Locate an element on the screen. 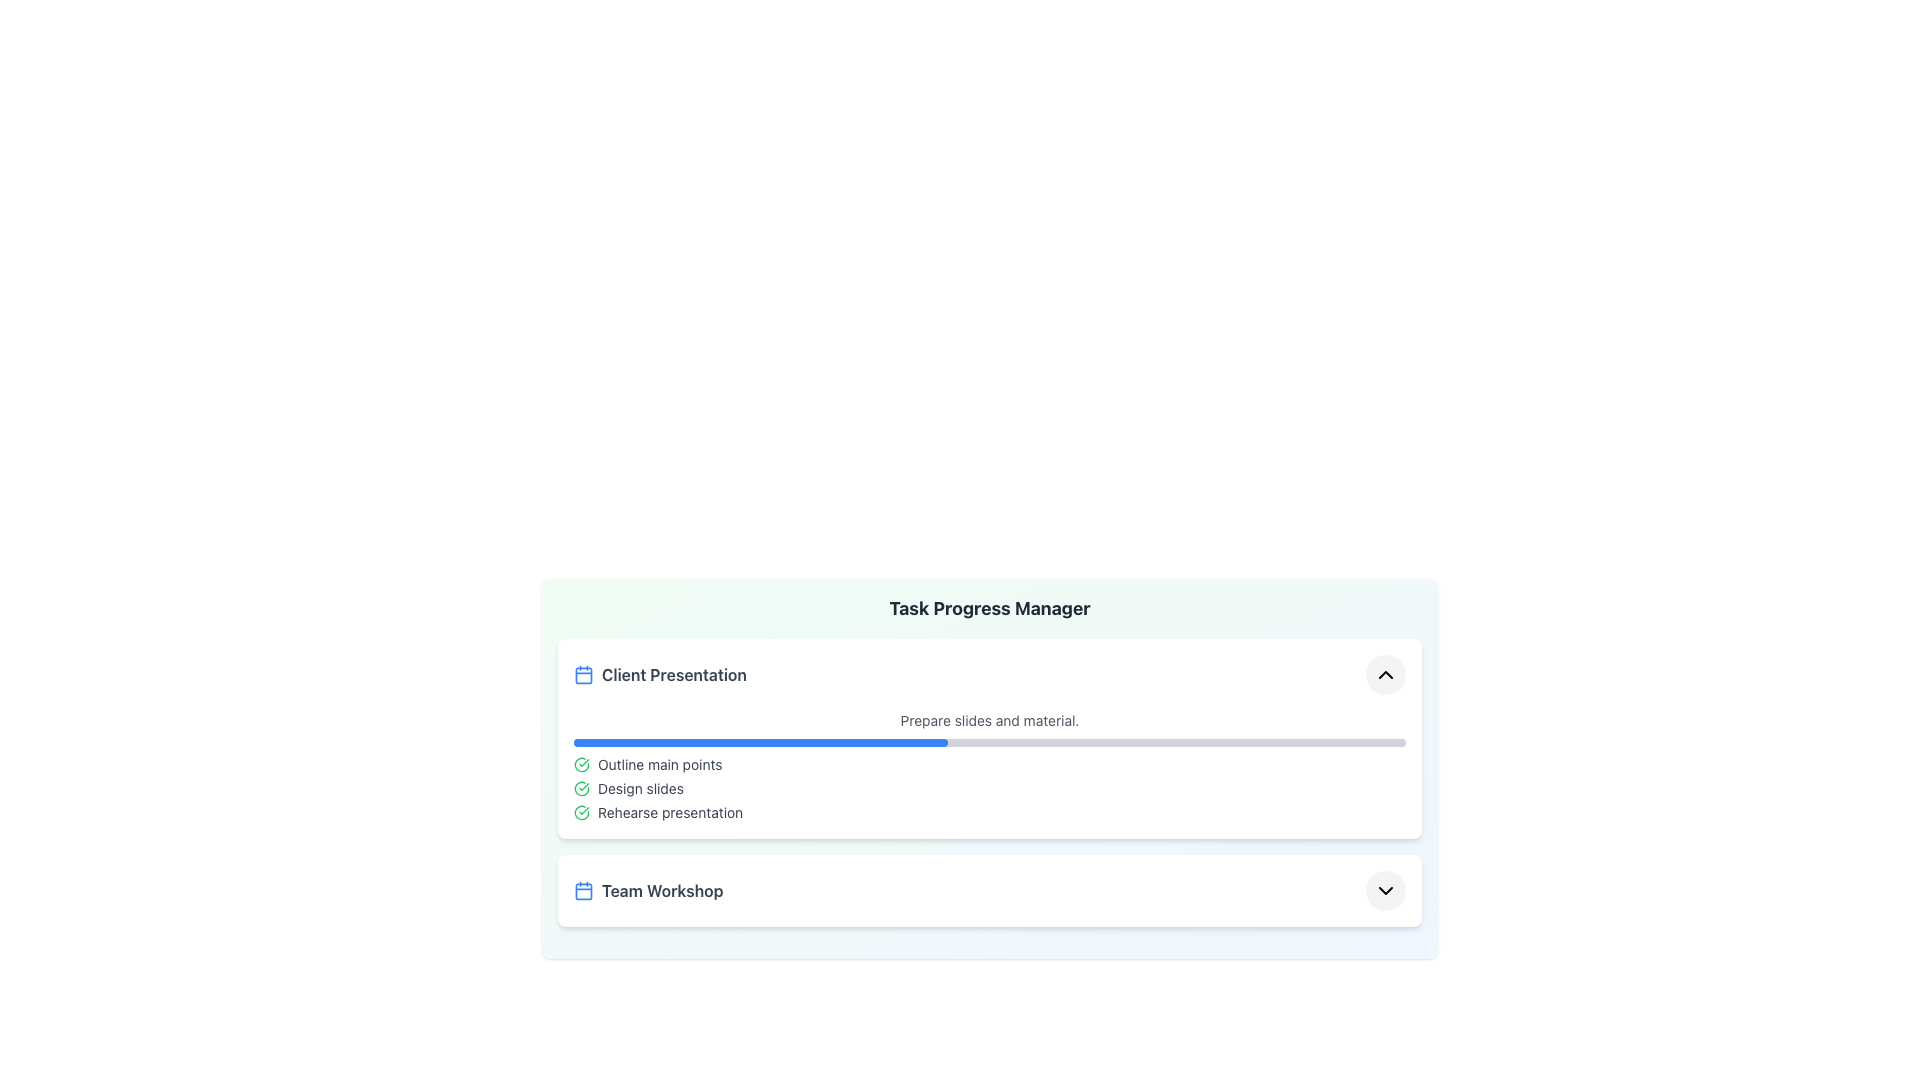  text 'Client Presentation' from the label that features a blue calendar icon on the left and bold dark gray text is located at coordinates (660, 675).